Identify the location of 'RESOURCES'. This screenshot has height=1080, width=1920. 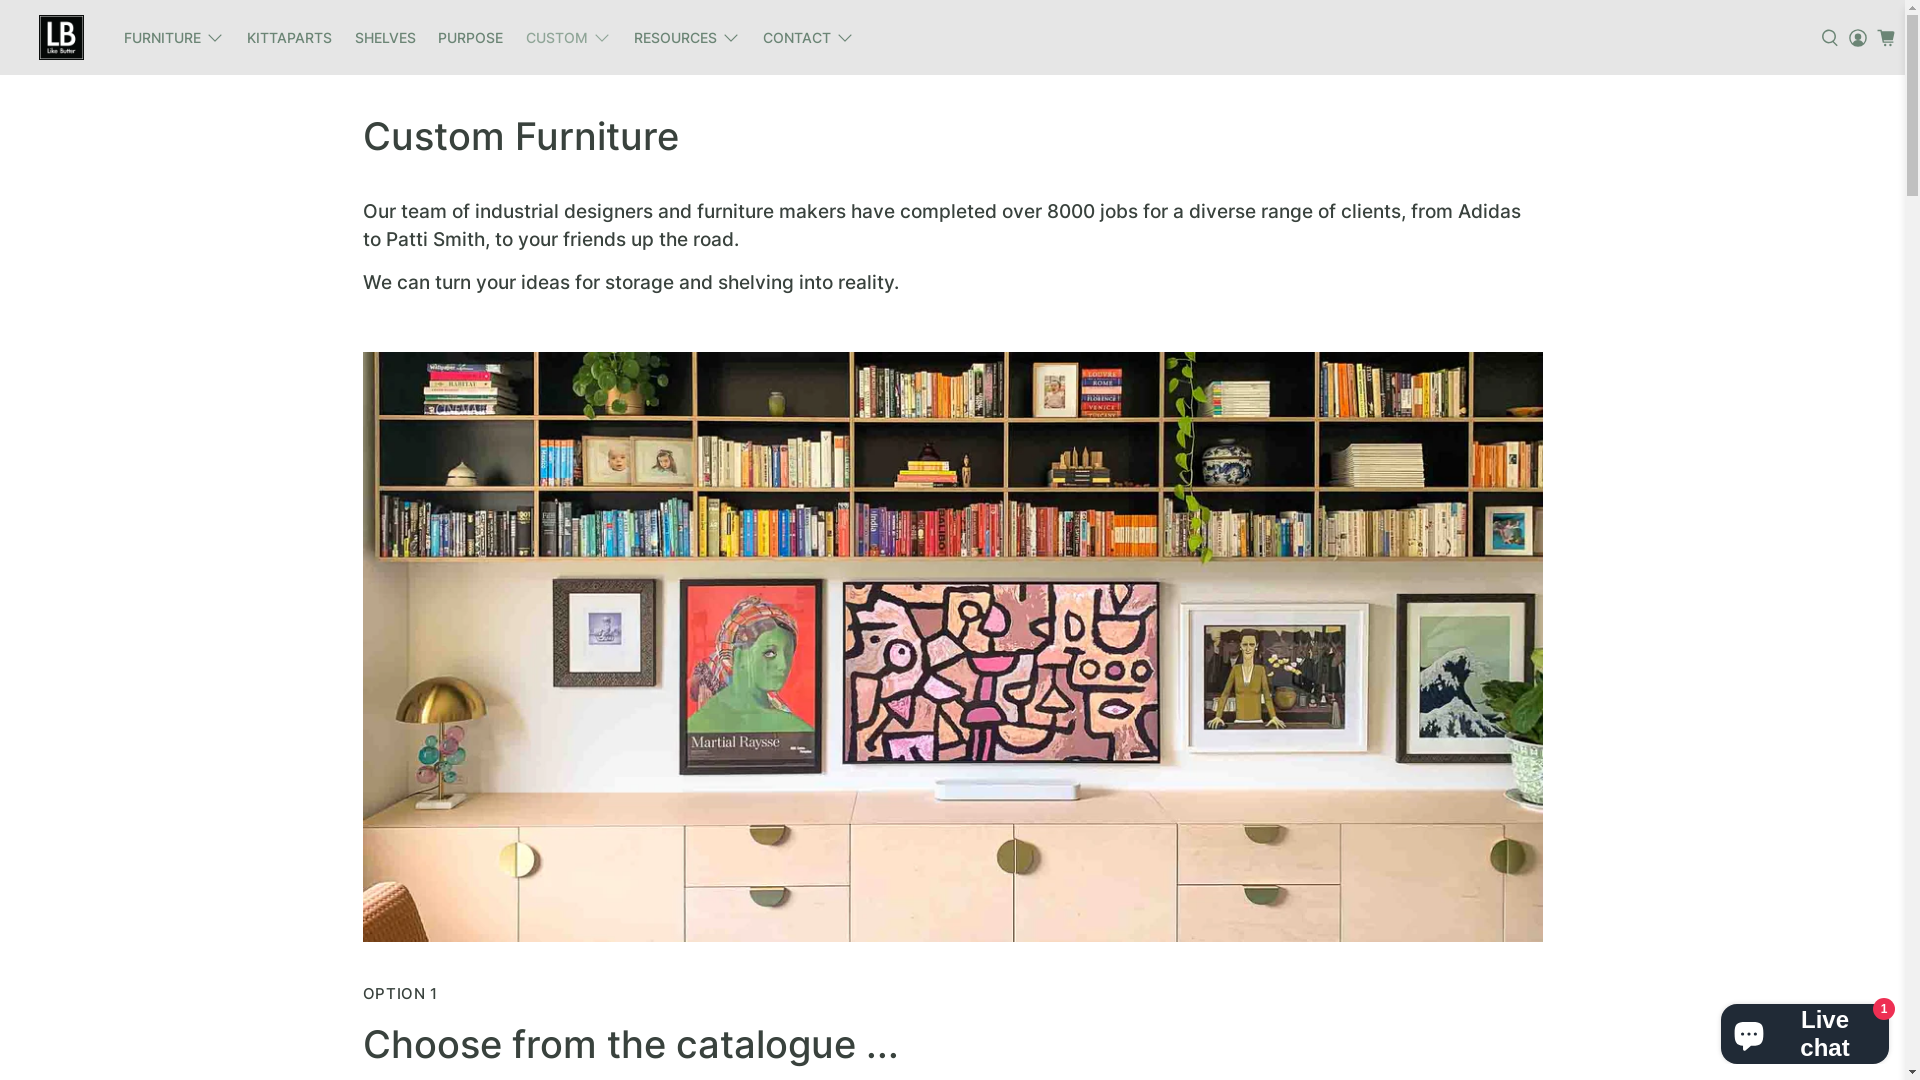
(686, 37).